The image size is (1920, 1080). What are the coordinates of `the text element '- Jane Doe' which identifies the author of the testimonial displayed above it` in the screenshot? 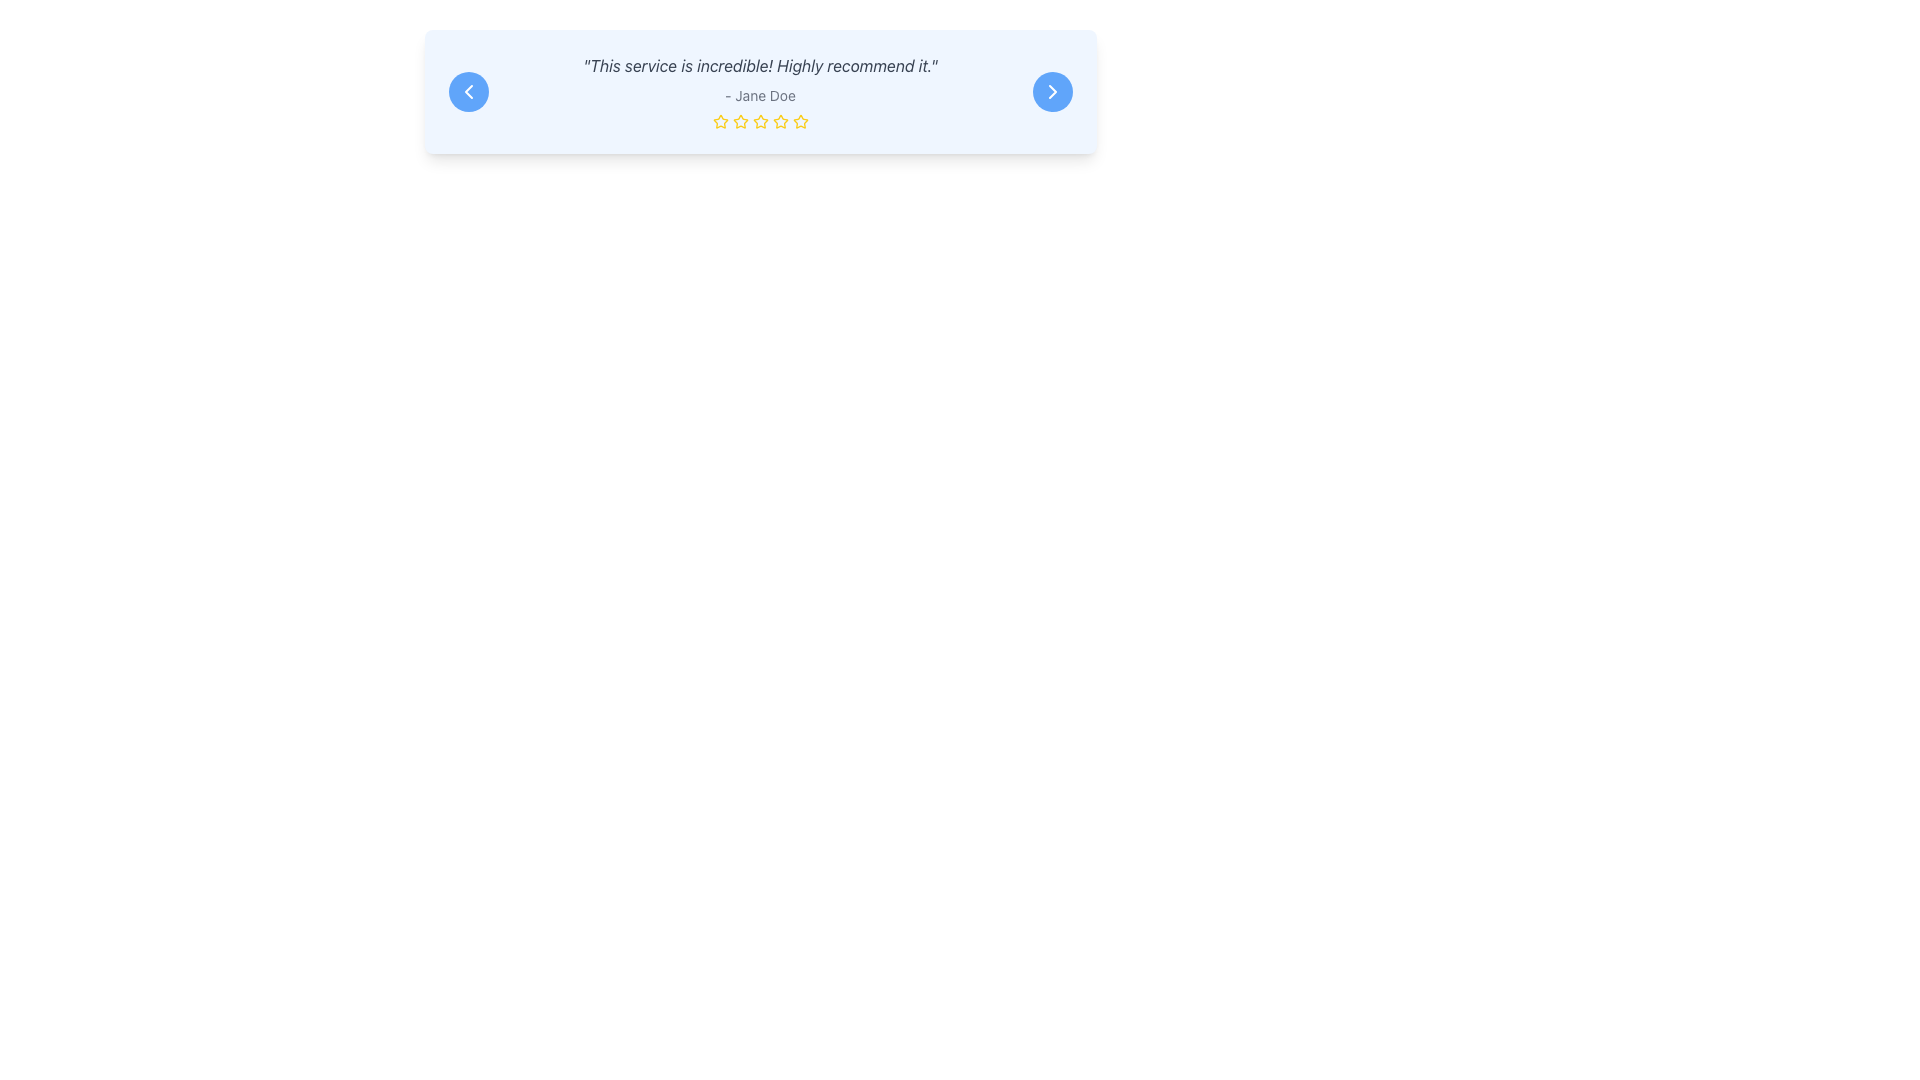 It's located at (759, 96).